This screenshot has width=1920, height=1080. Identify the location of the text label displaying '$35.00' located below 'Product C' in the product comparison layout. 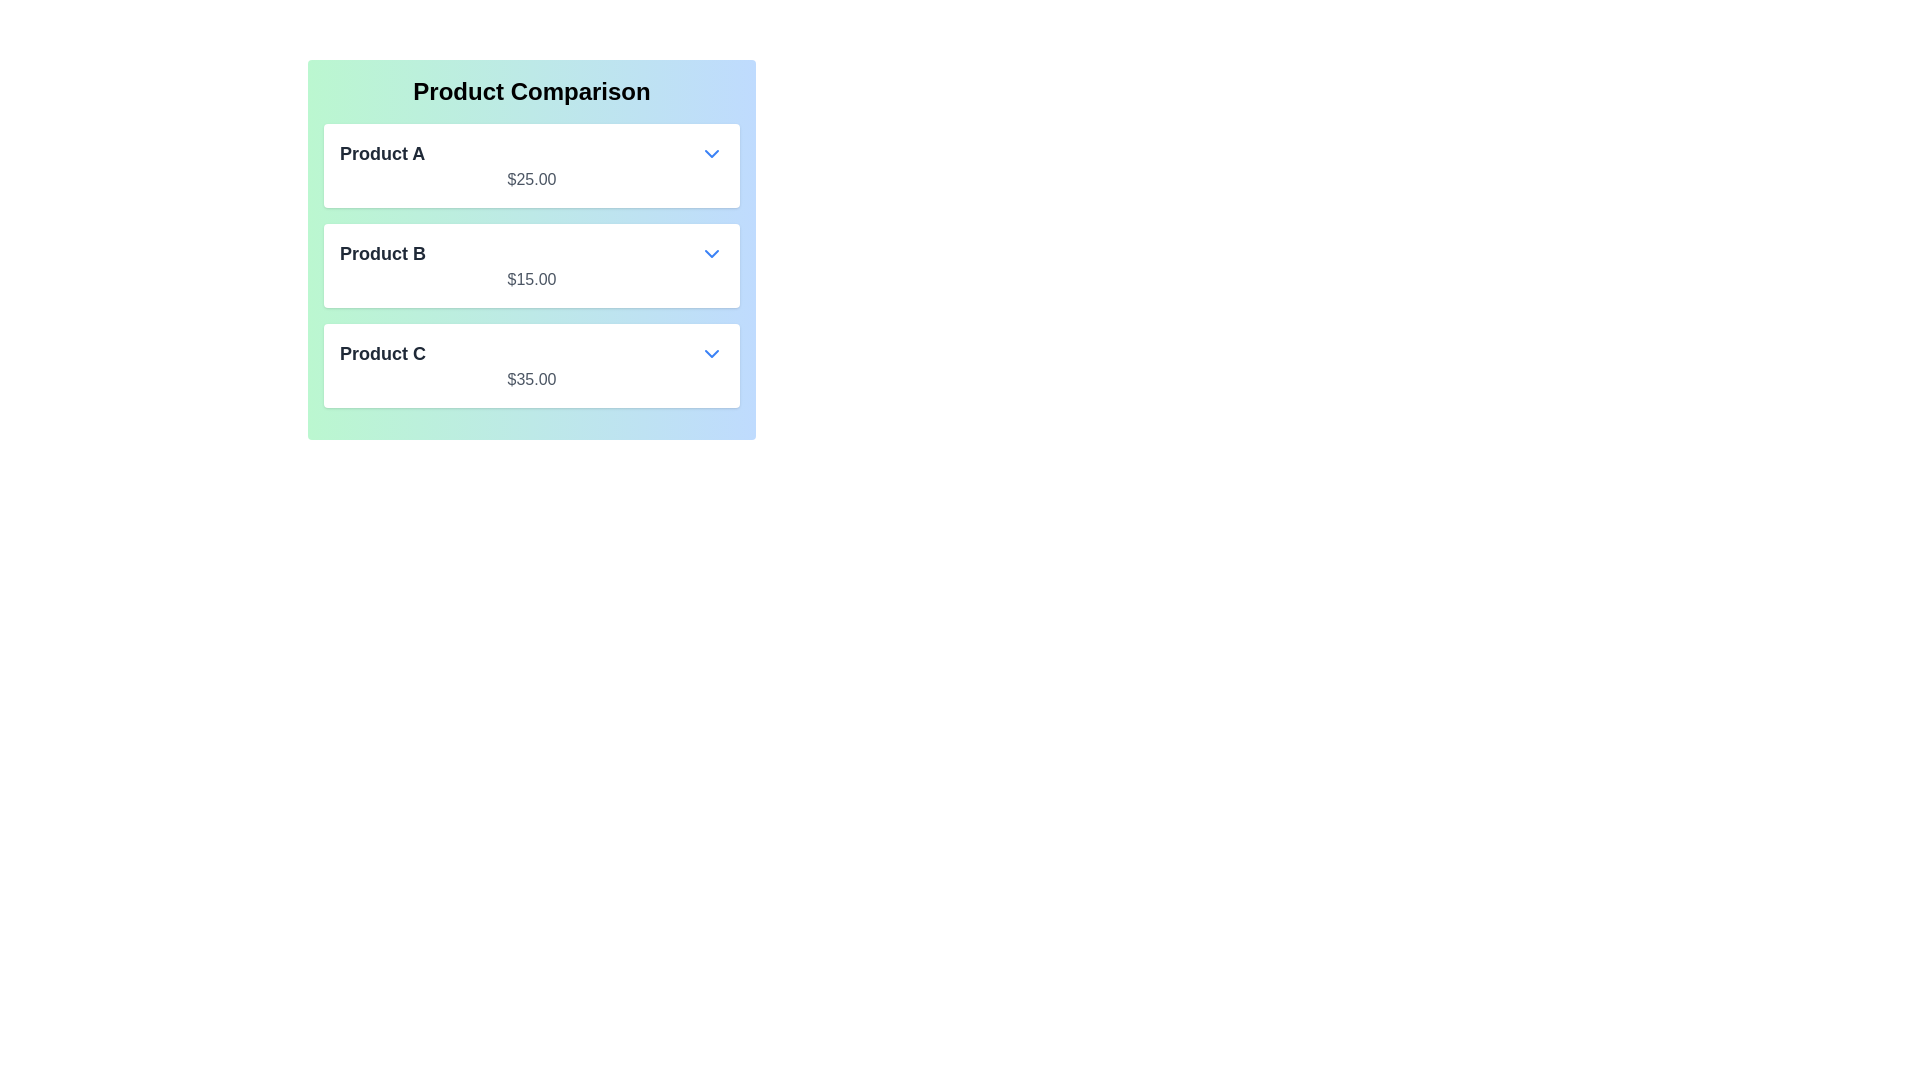
(532, 380).